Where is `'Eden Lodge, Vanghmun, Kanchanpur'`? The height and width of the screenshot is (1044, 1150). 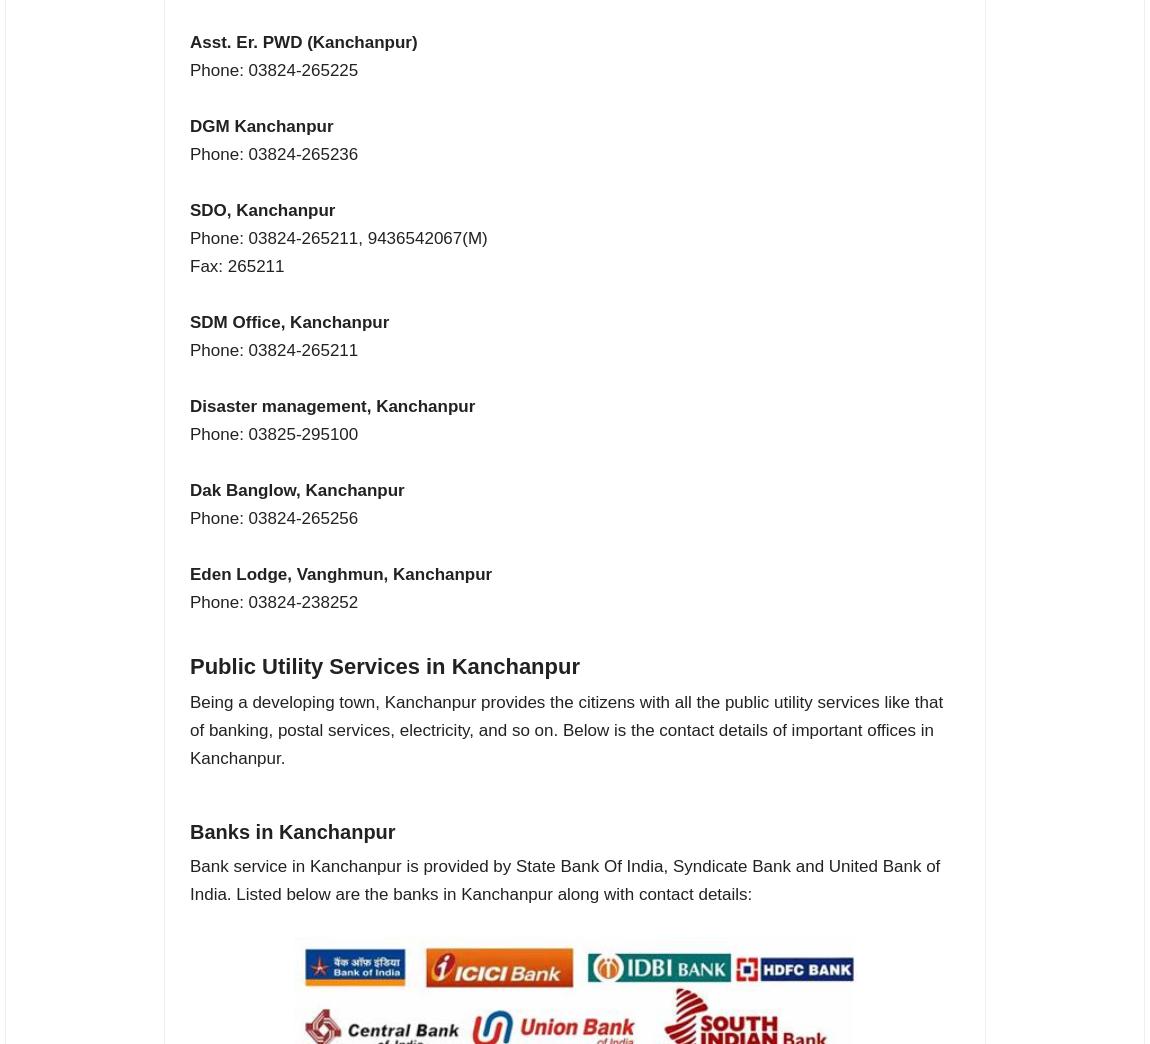 'Eden Lodge, Vanghmun, Kanchanpur' is located at coordinates (188, 573).